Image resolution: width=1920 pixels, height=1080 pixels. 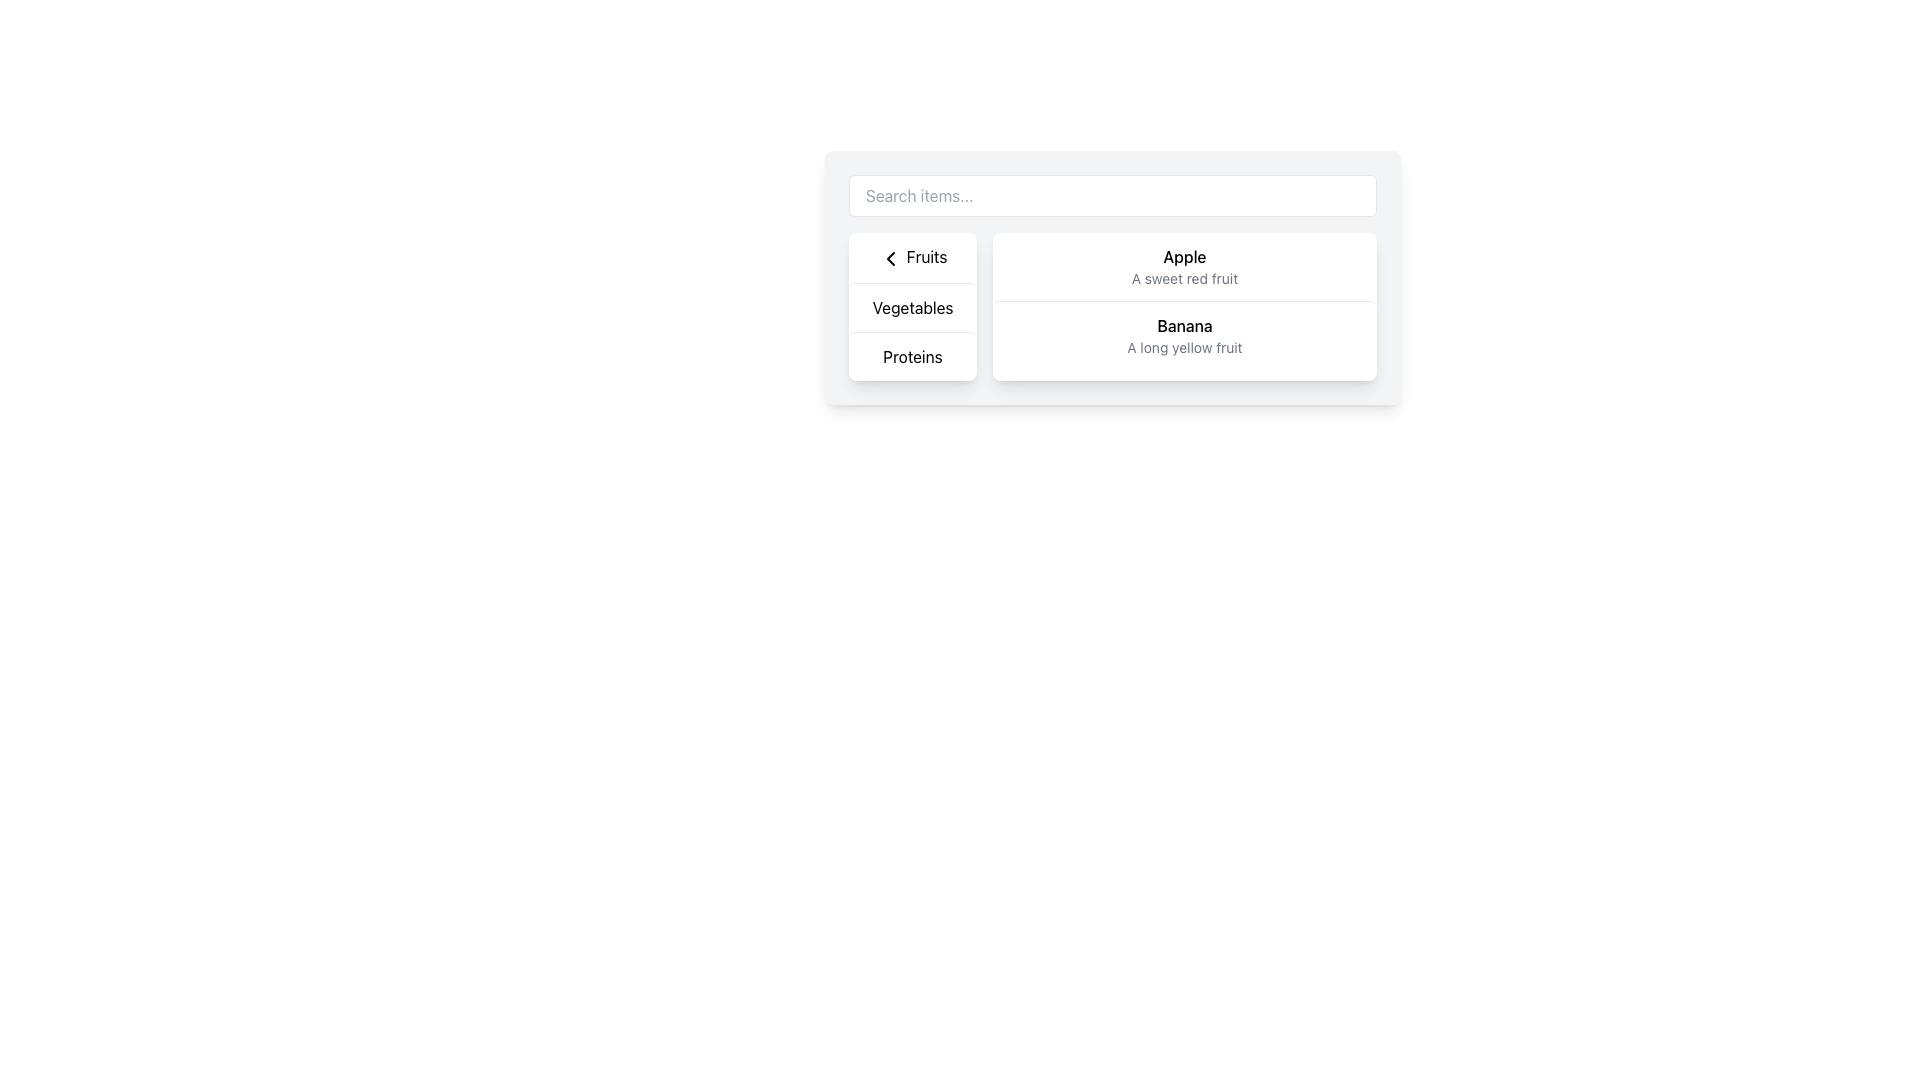 I want to click on the 'Fruits' button element to interact with the keyboard for selection, so click(x=911, y=256).